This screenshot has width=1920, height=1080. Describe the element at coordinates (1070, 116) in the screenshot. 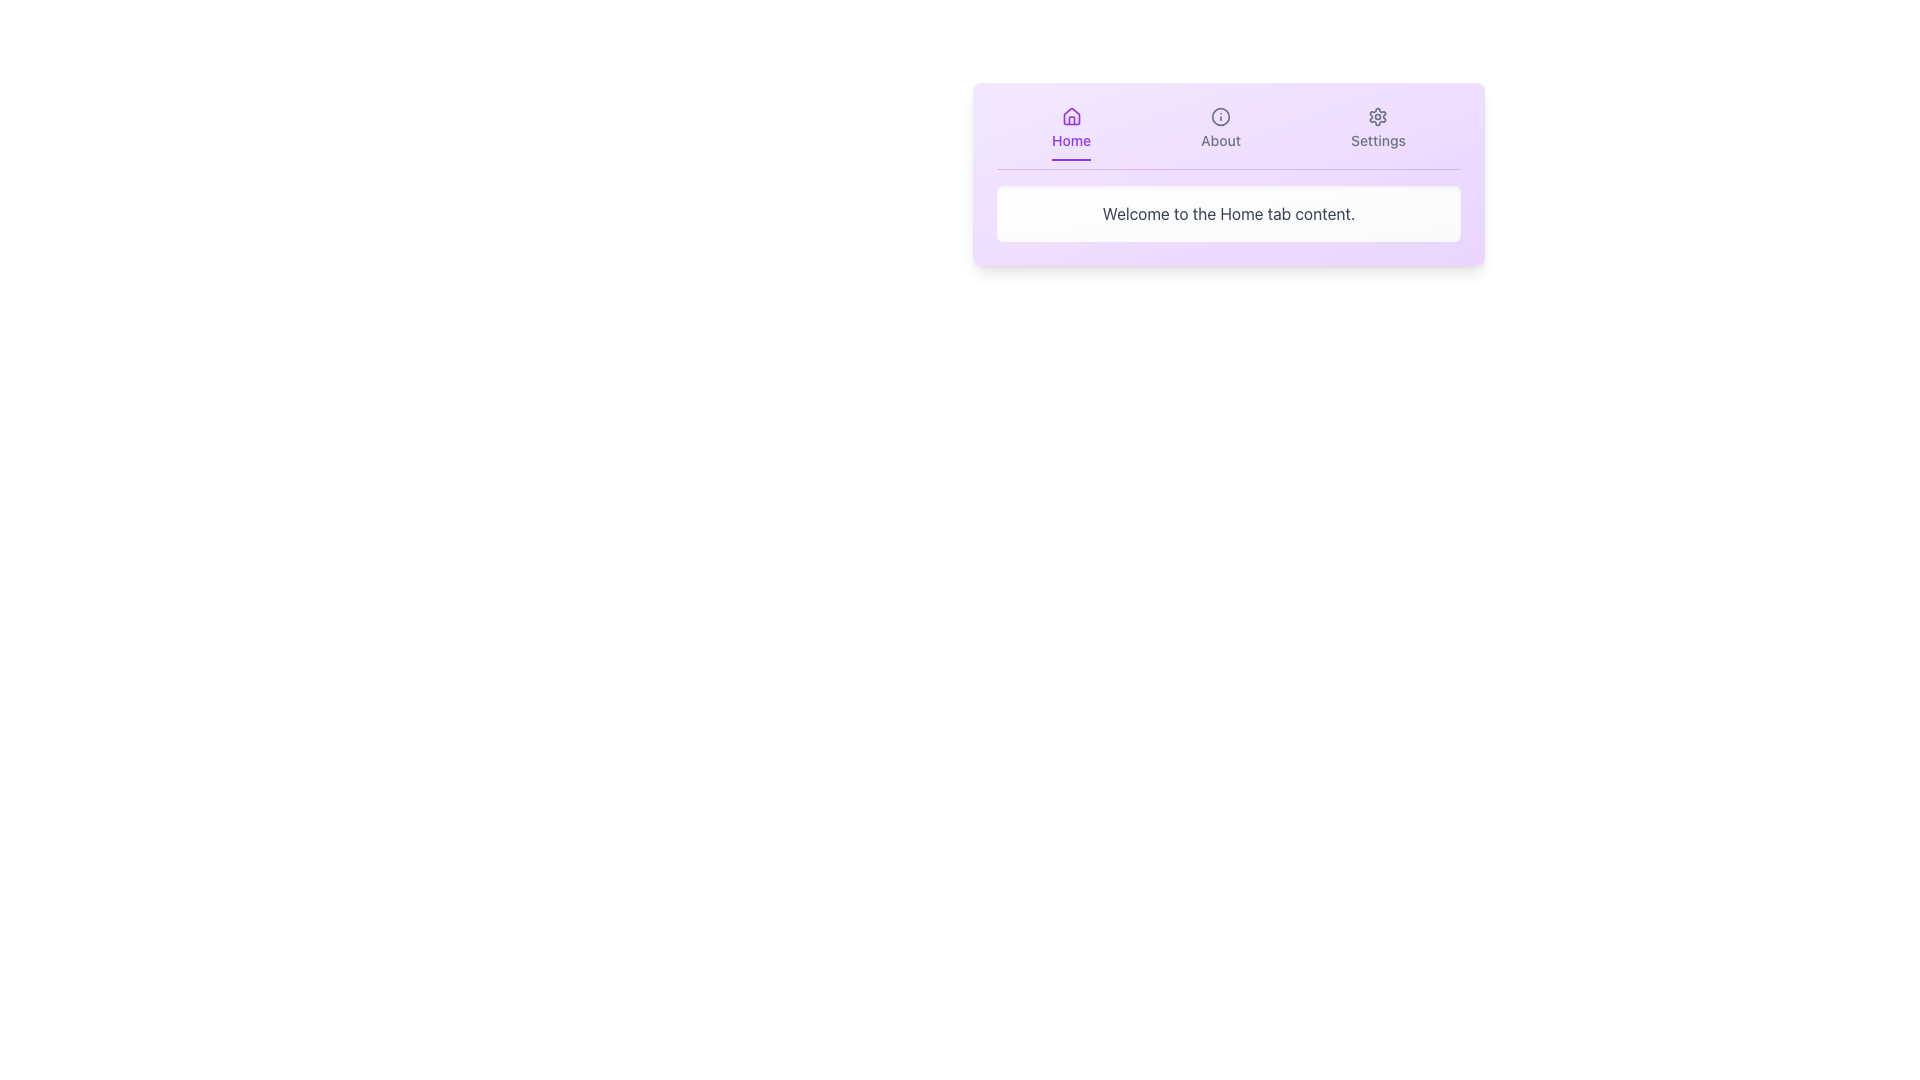

I see `the purple house icon located in the navigation bar above the 'Home' text for visual guidance` at that location.